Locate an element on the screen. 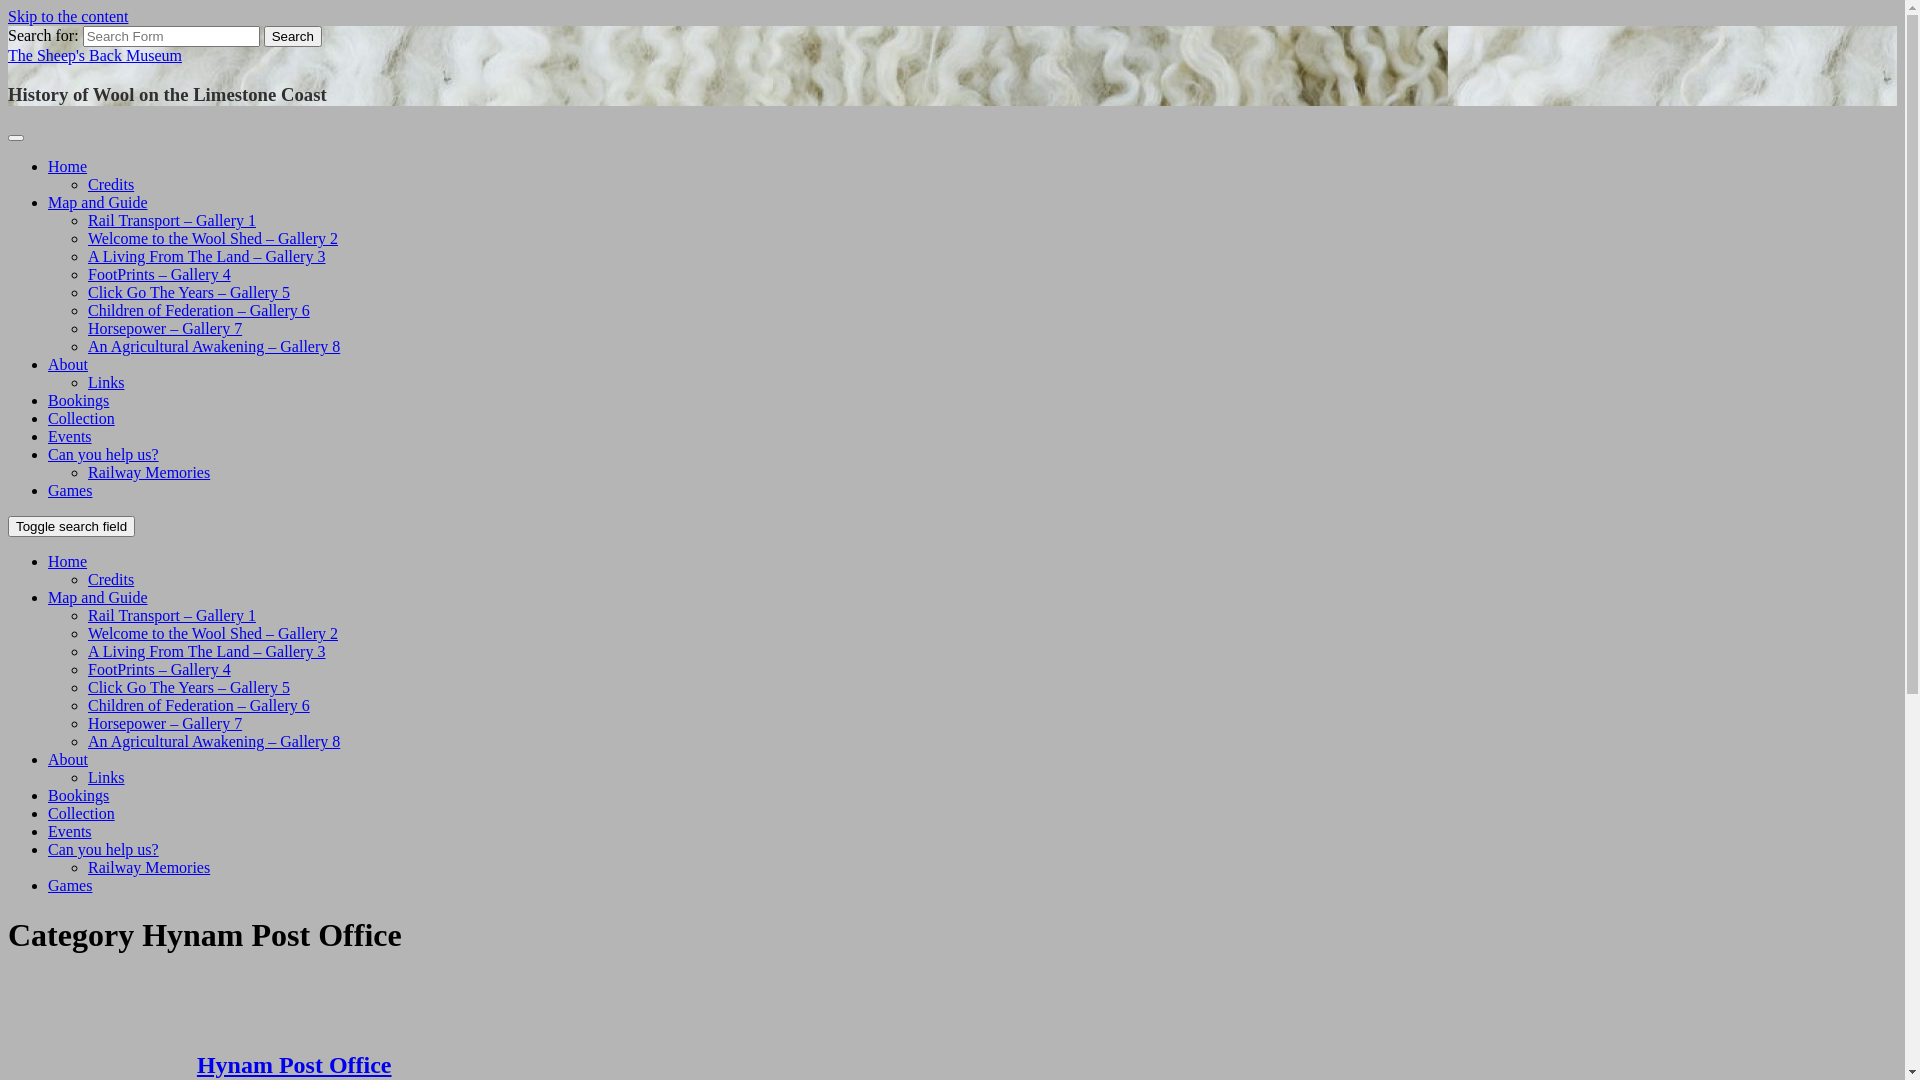 The image size is (1920, 1080). 'Railway Memories' is located at coordinates (147, 866).